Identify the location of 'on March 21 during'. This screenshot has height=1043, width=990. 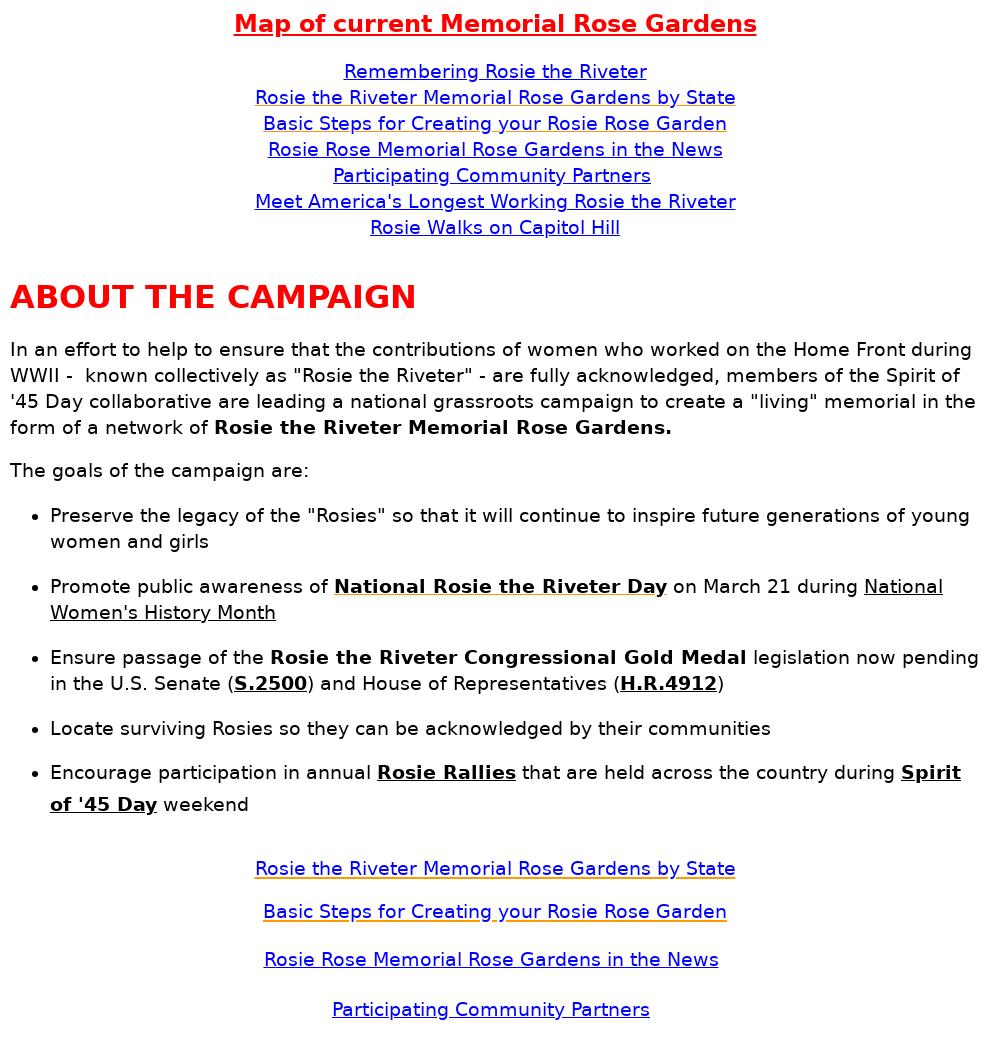
(666, 585).